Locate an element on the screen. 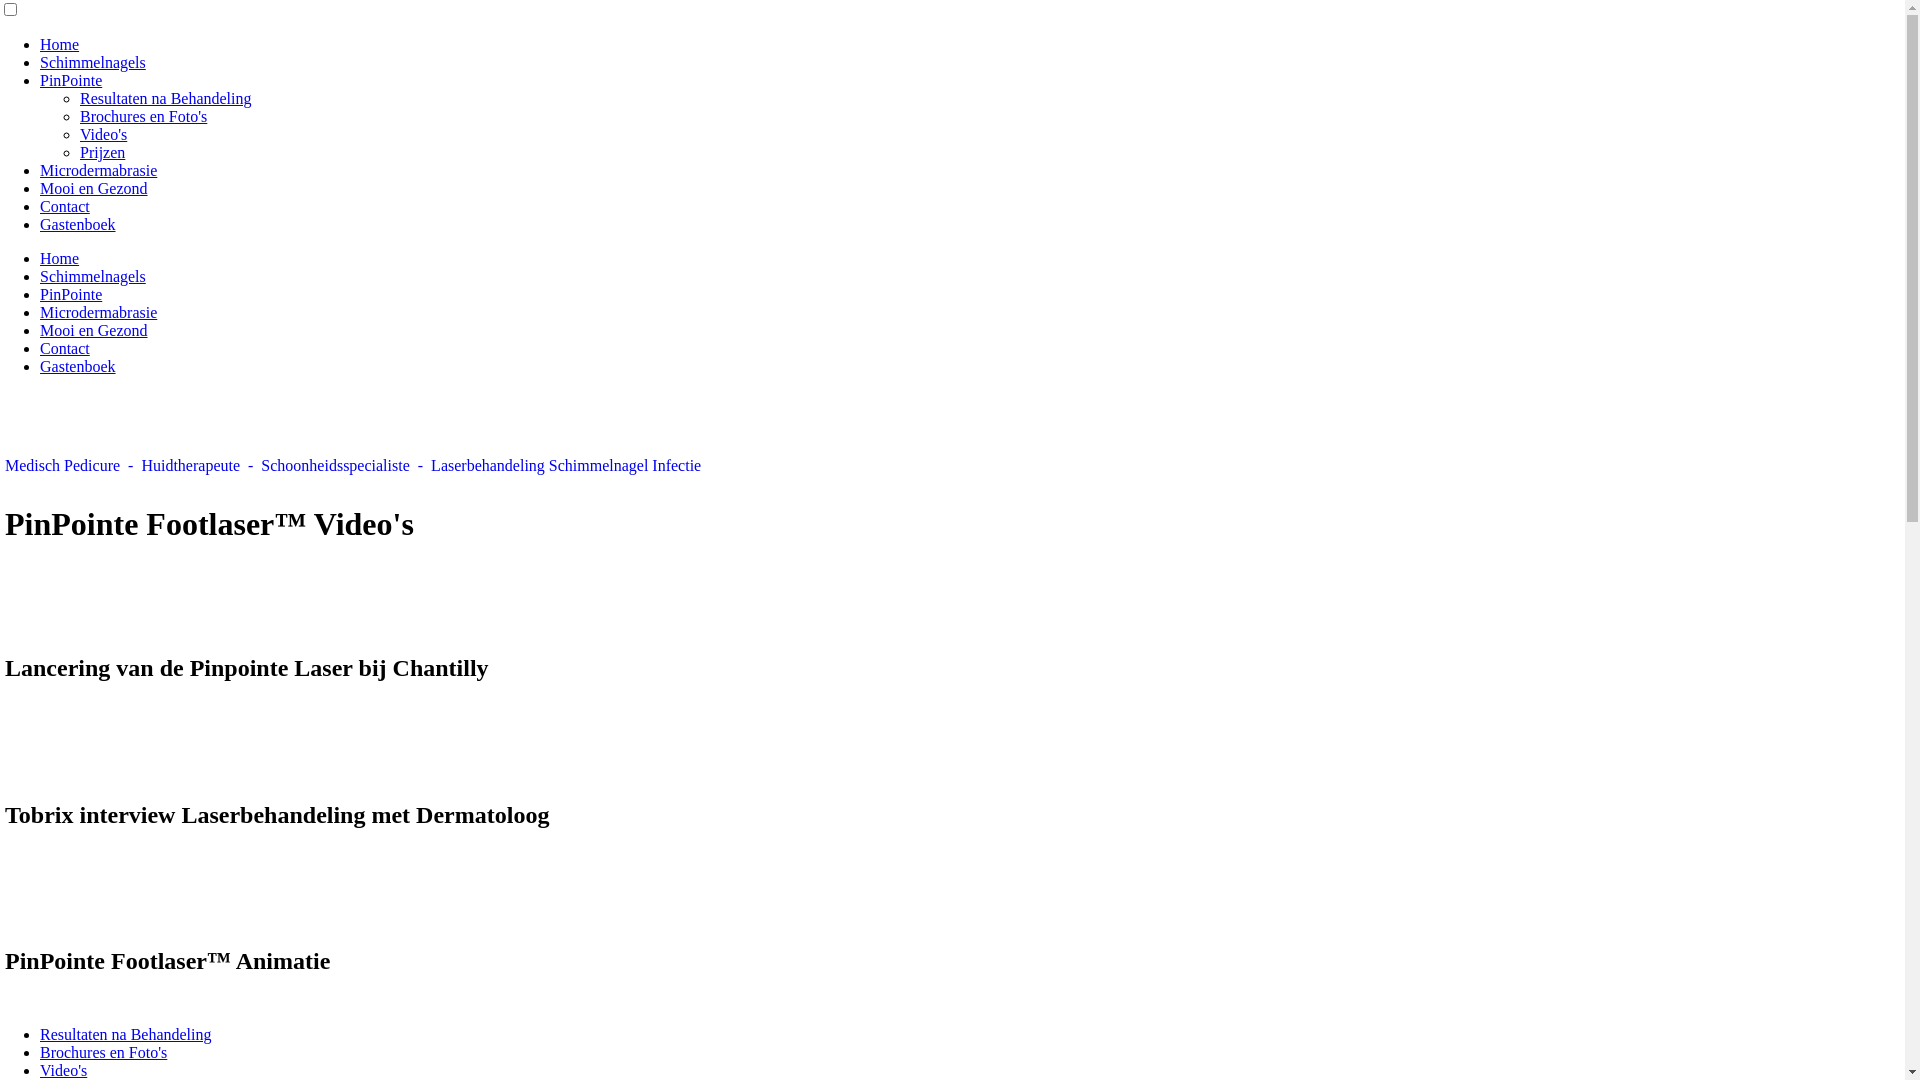 Image resolution: width=1920 pixels, height=1080 pixels. 'Microdermabrasie' is located at coordinates (97, 169).